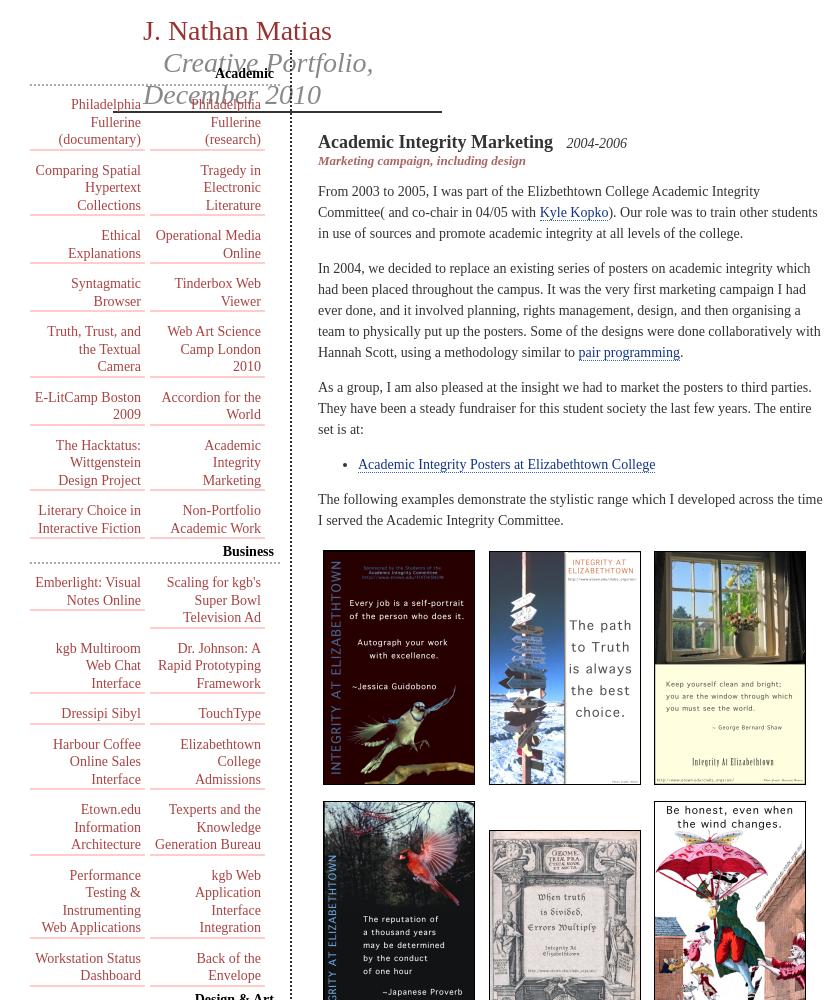 This screenshot has height=1000, width=828. I want to click on 'Harbour Coffee Online Sales Interface', so click(96, 761).